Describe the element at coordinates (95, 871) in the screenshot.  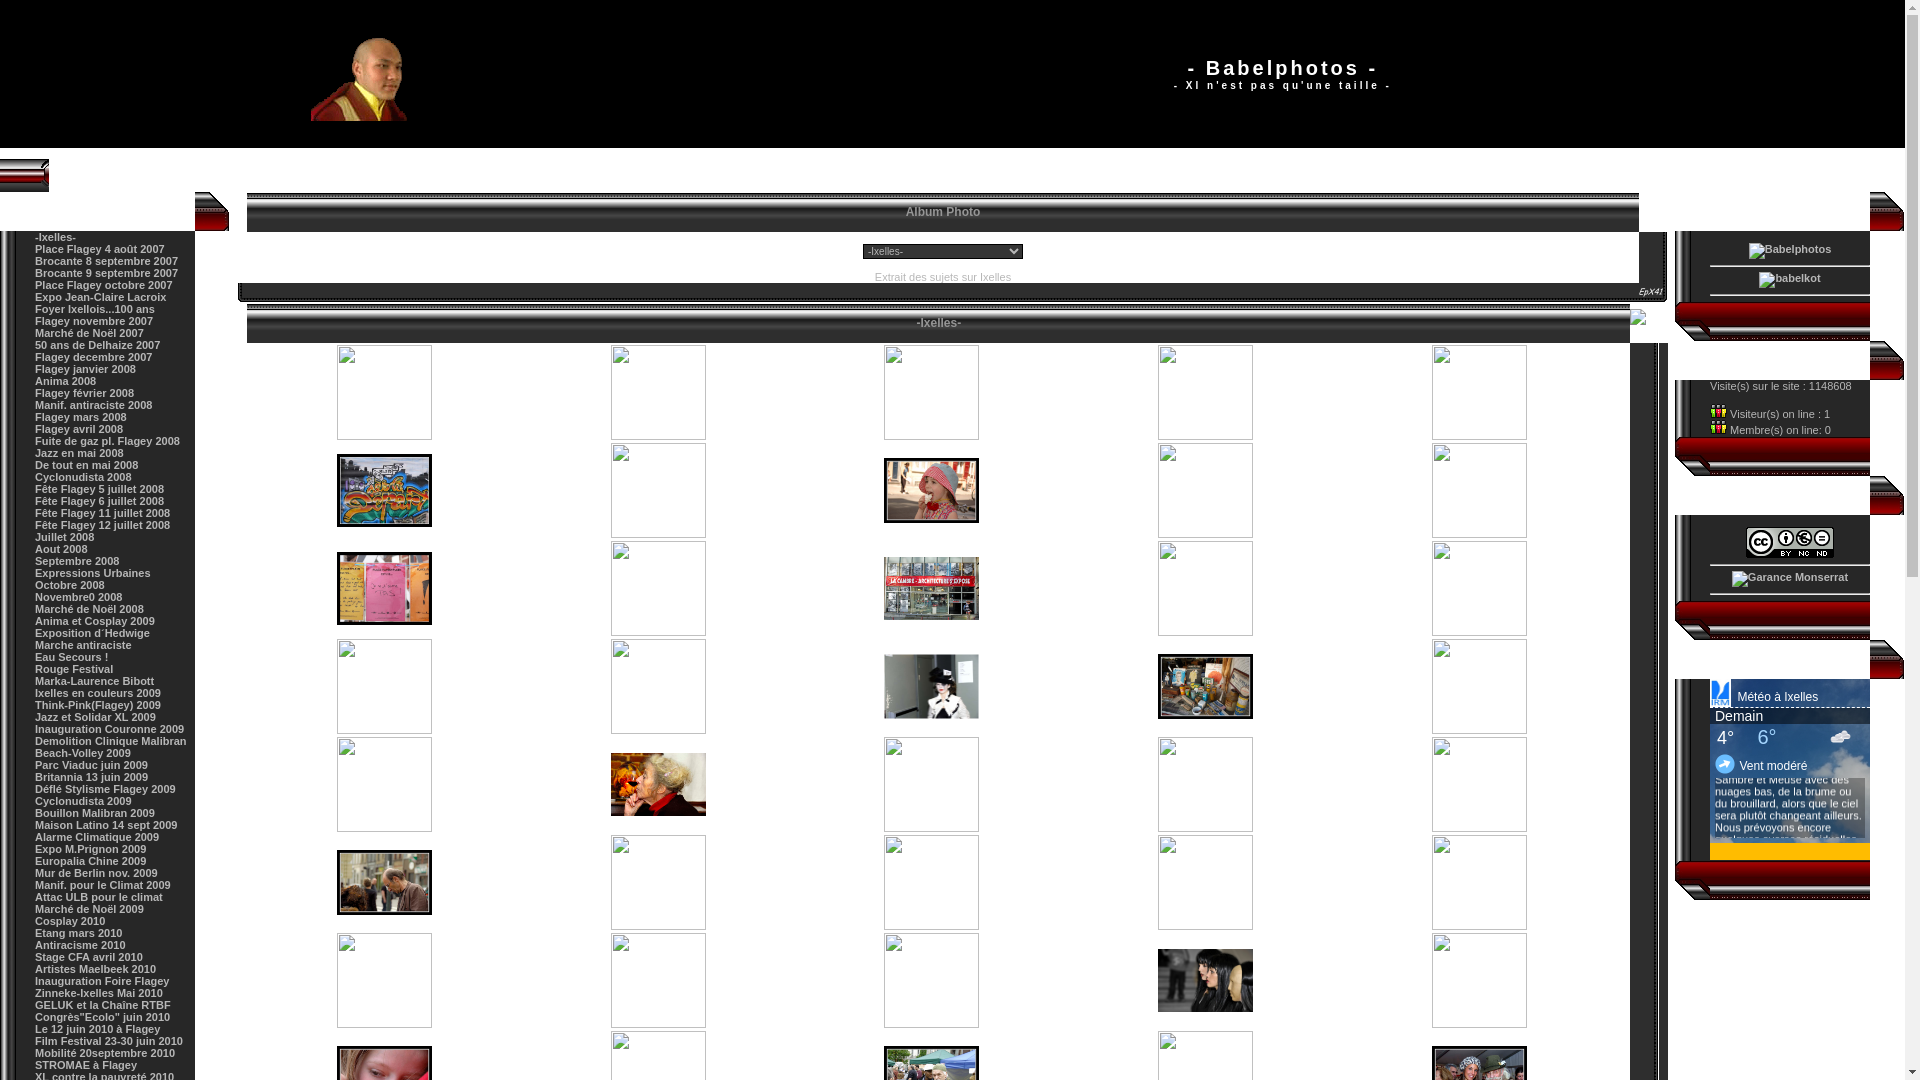
I see `'Mur de Berlin nov. 2009'` at that location.